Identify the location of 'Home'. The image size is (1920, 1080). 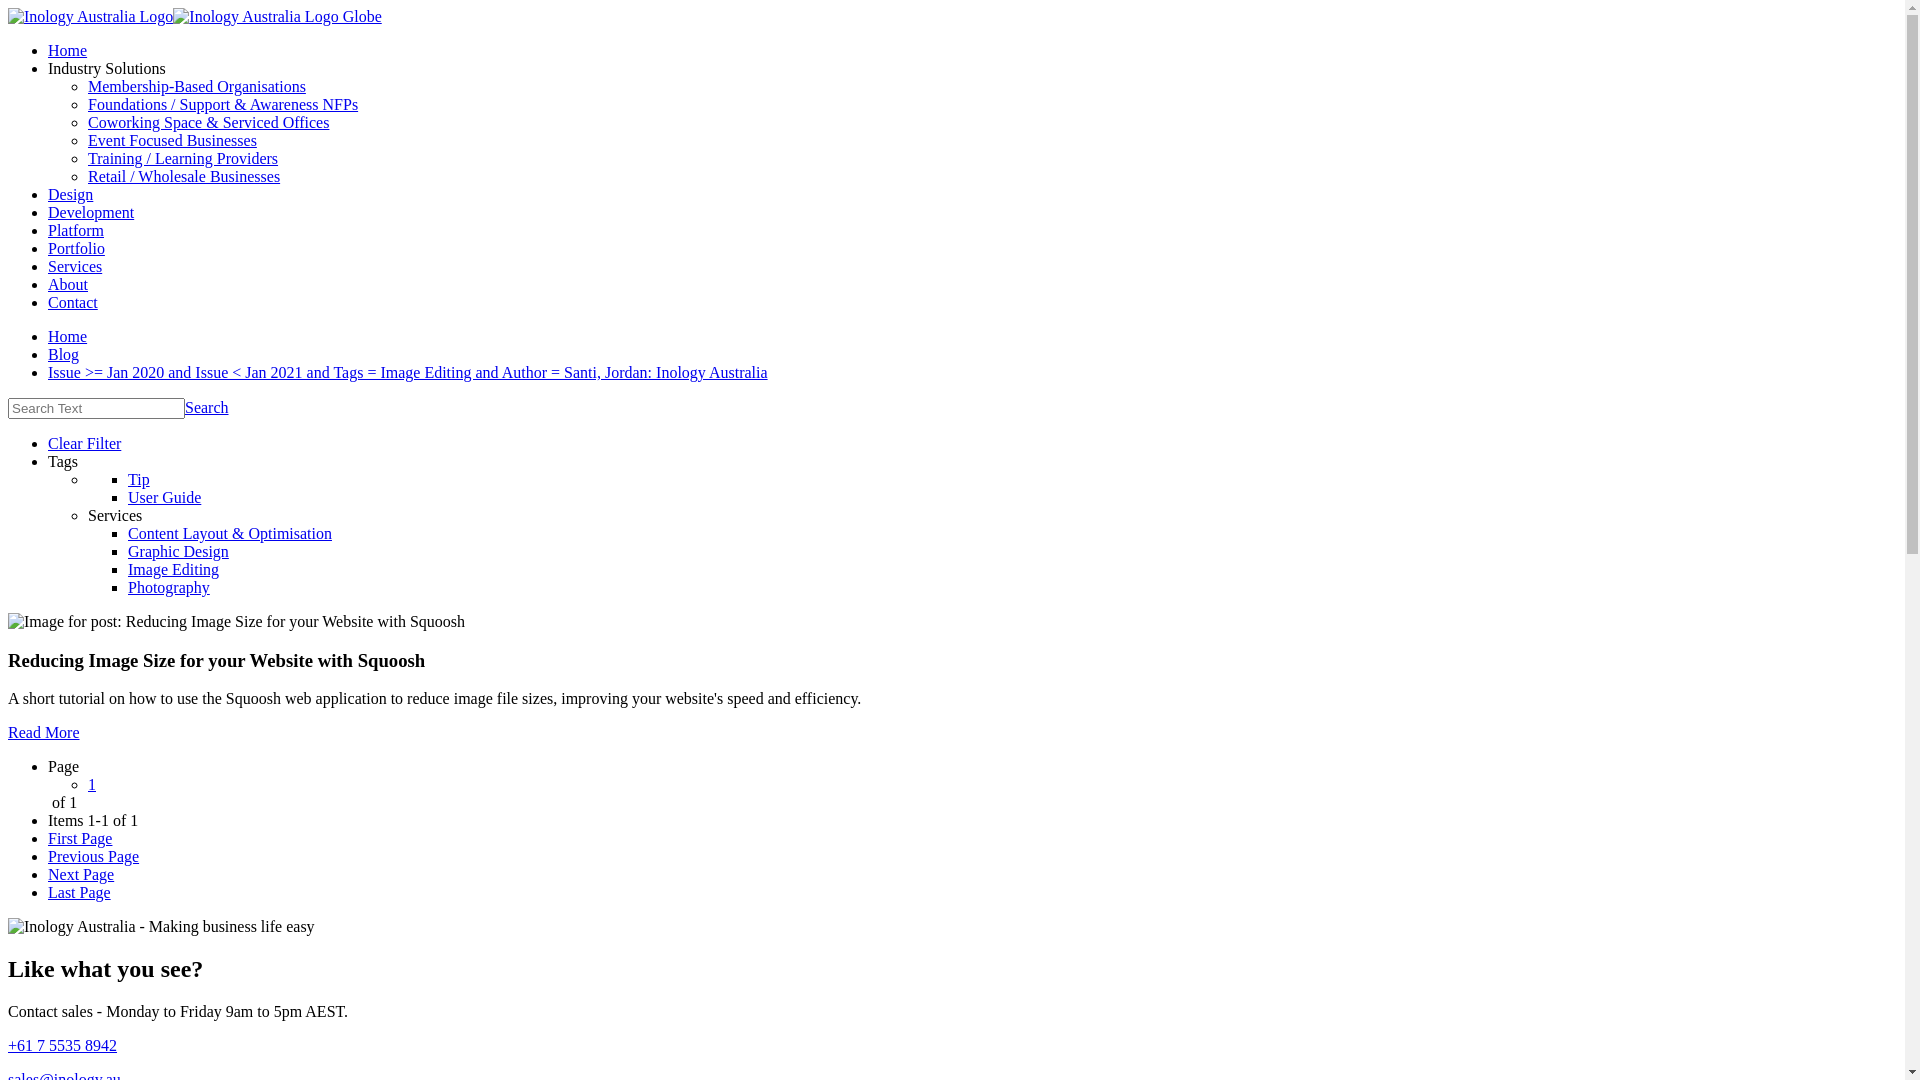
(67, 335).